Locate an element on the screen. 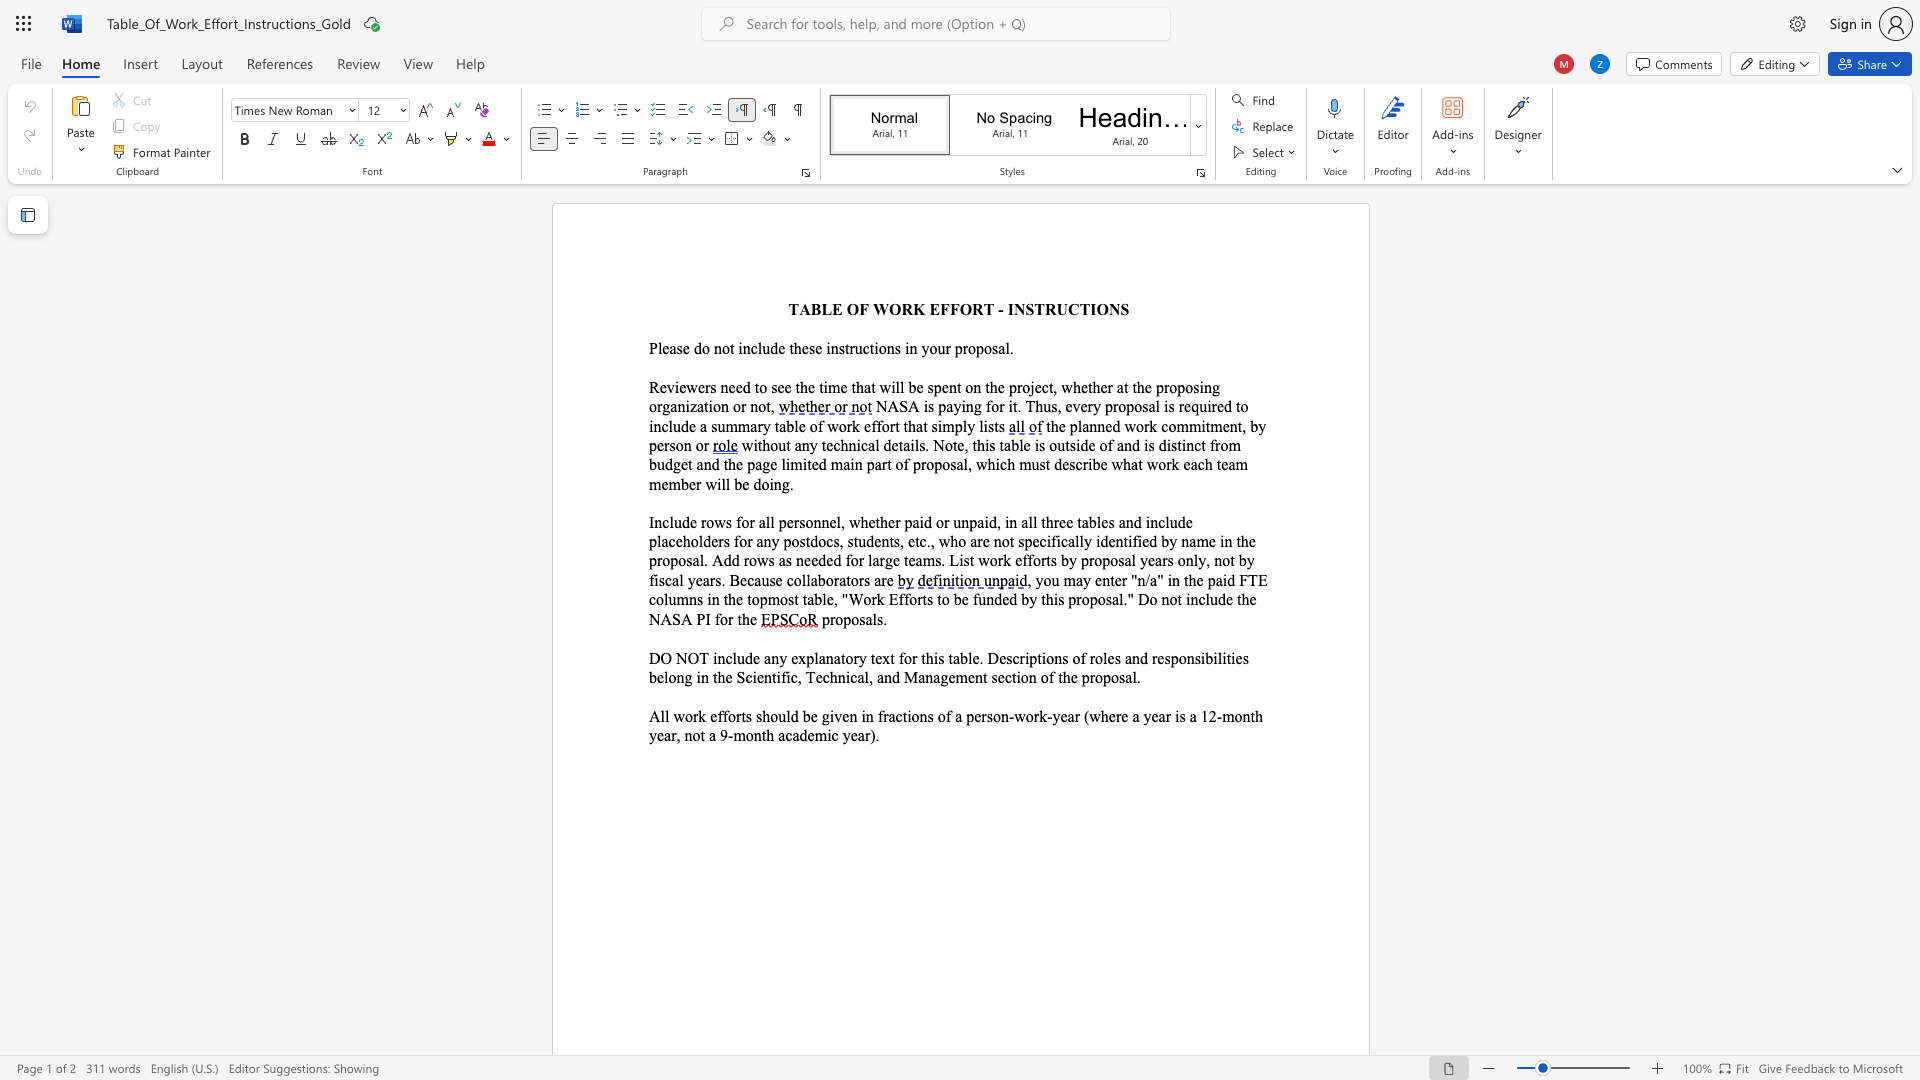 The image size is (1920, 1080). the 5th character "l" in the text is located at coordinates (1218, 658).